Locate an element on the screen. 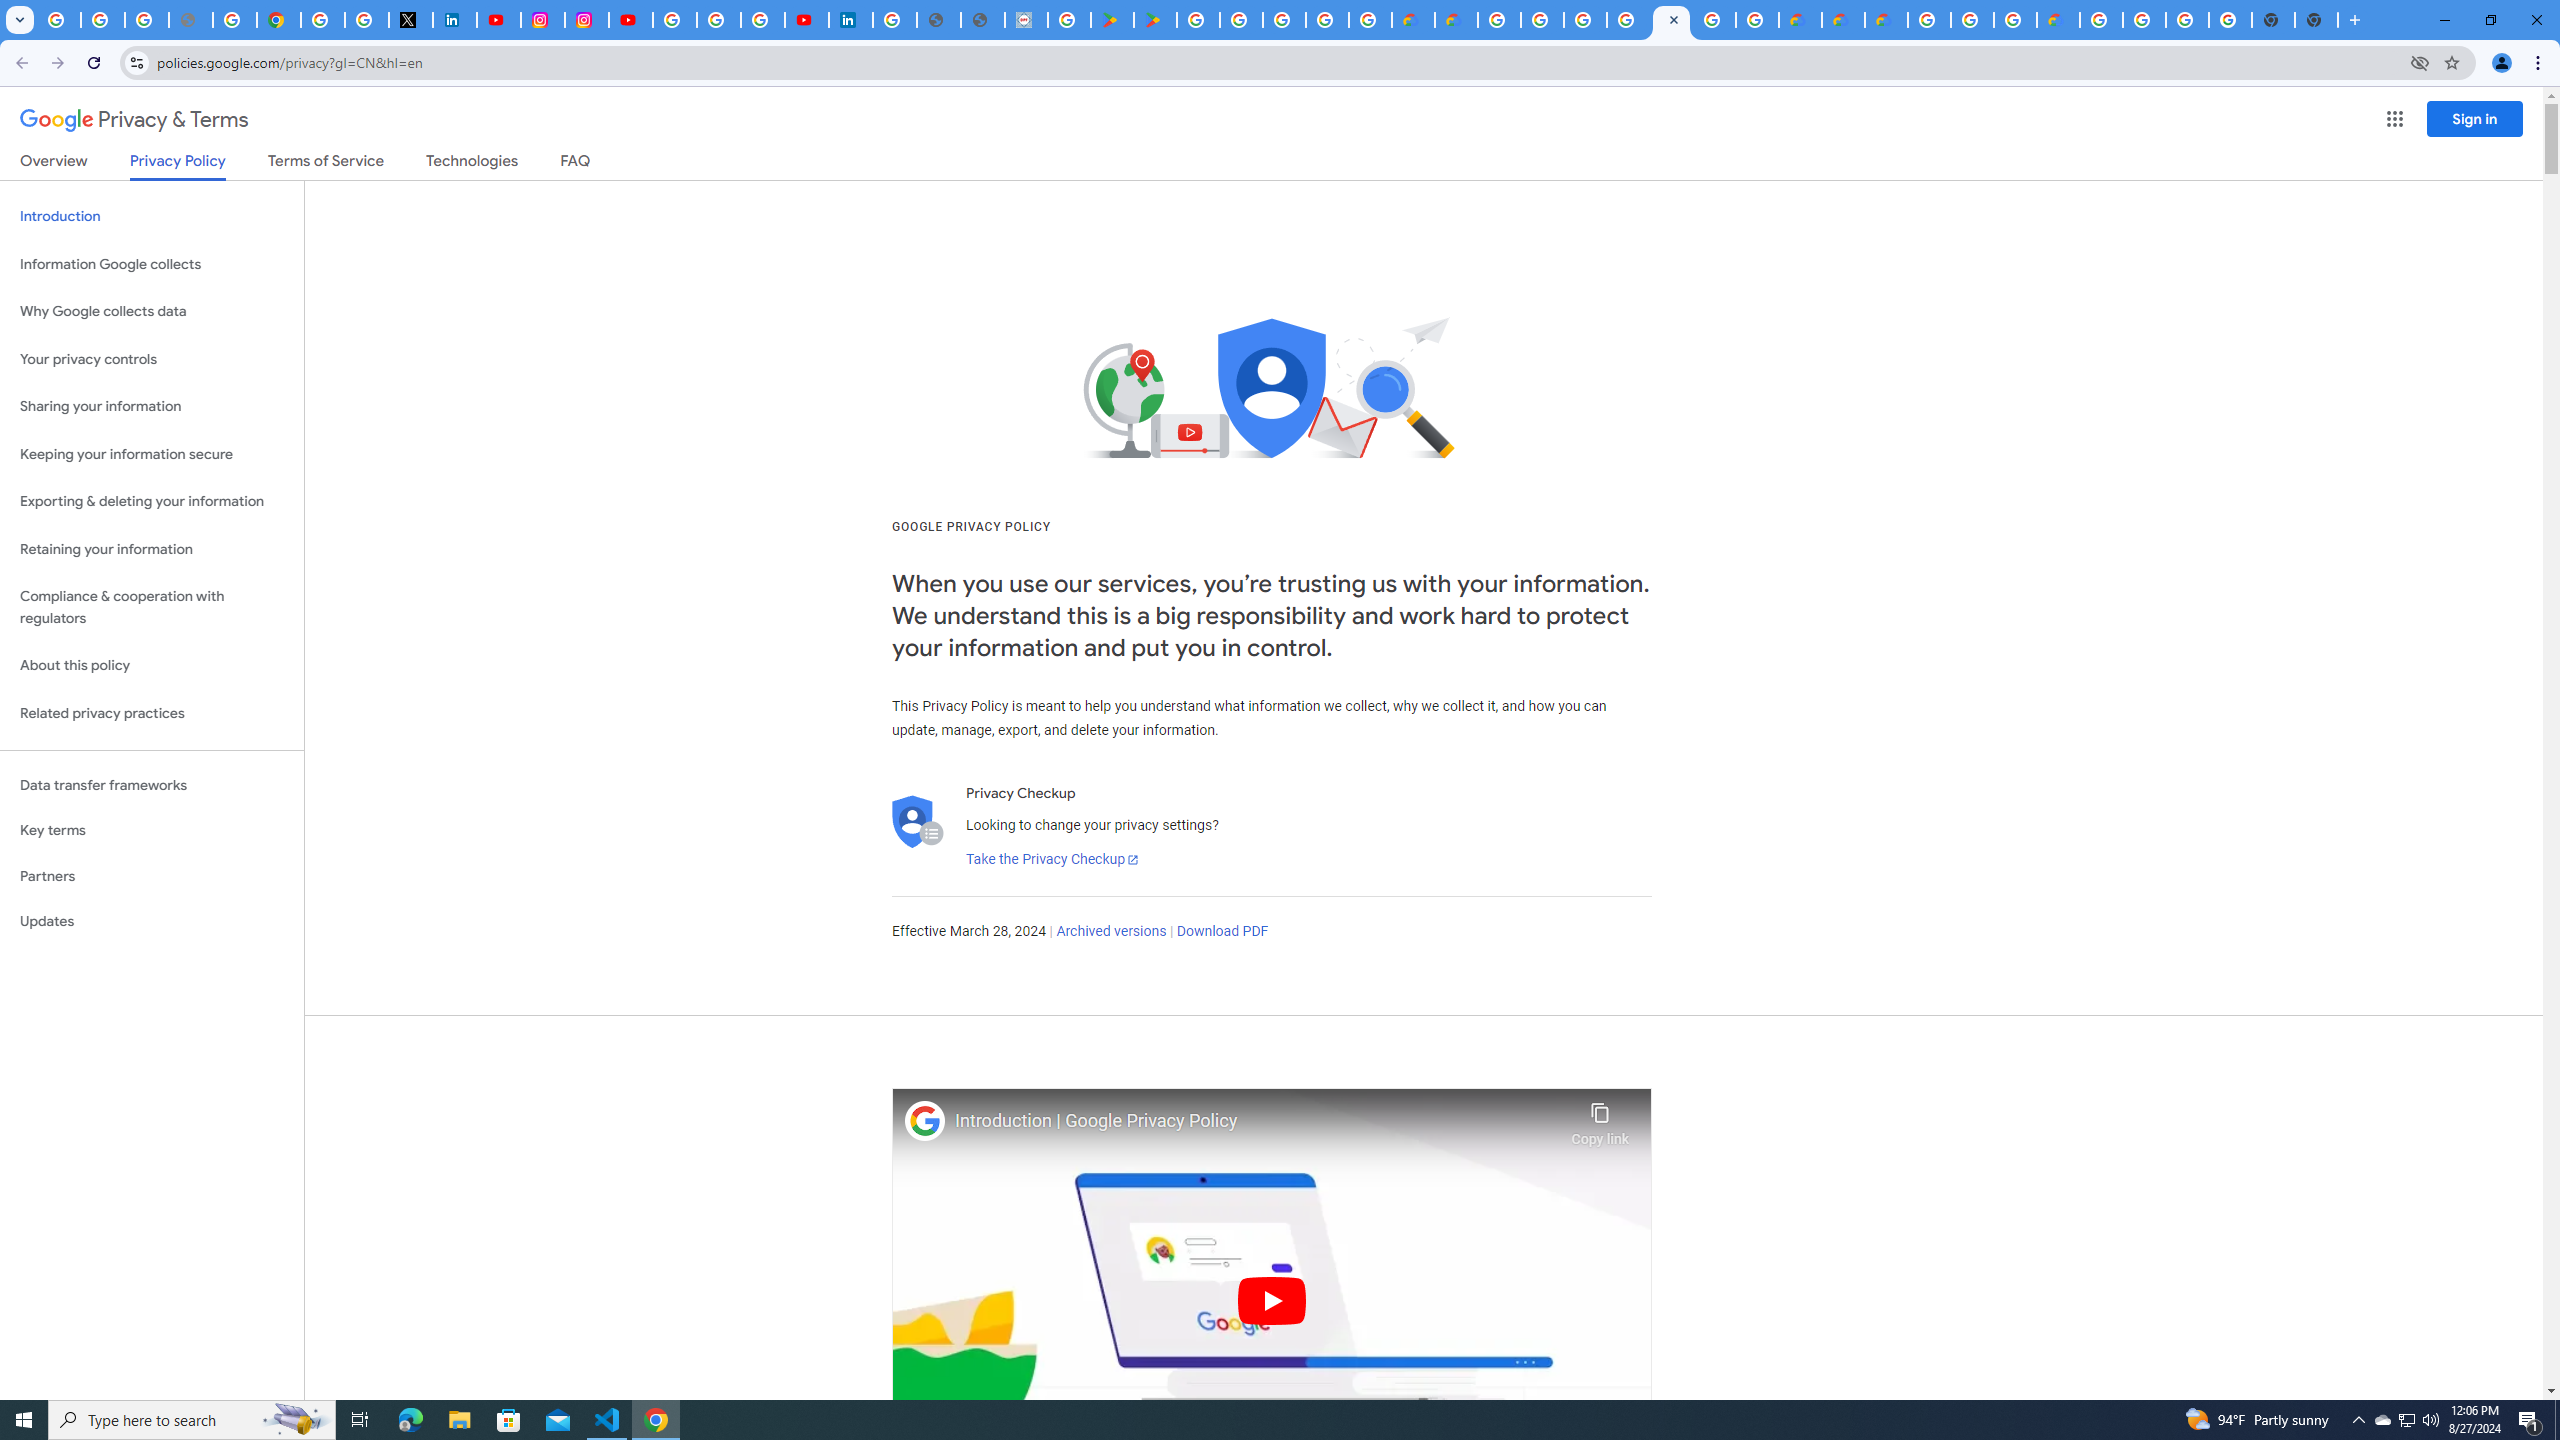  'Sign in - Google Accounts' is located at coordinates (322, 19).